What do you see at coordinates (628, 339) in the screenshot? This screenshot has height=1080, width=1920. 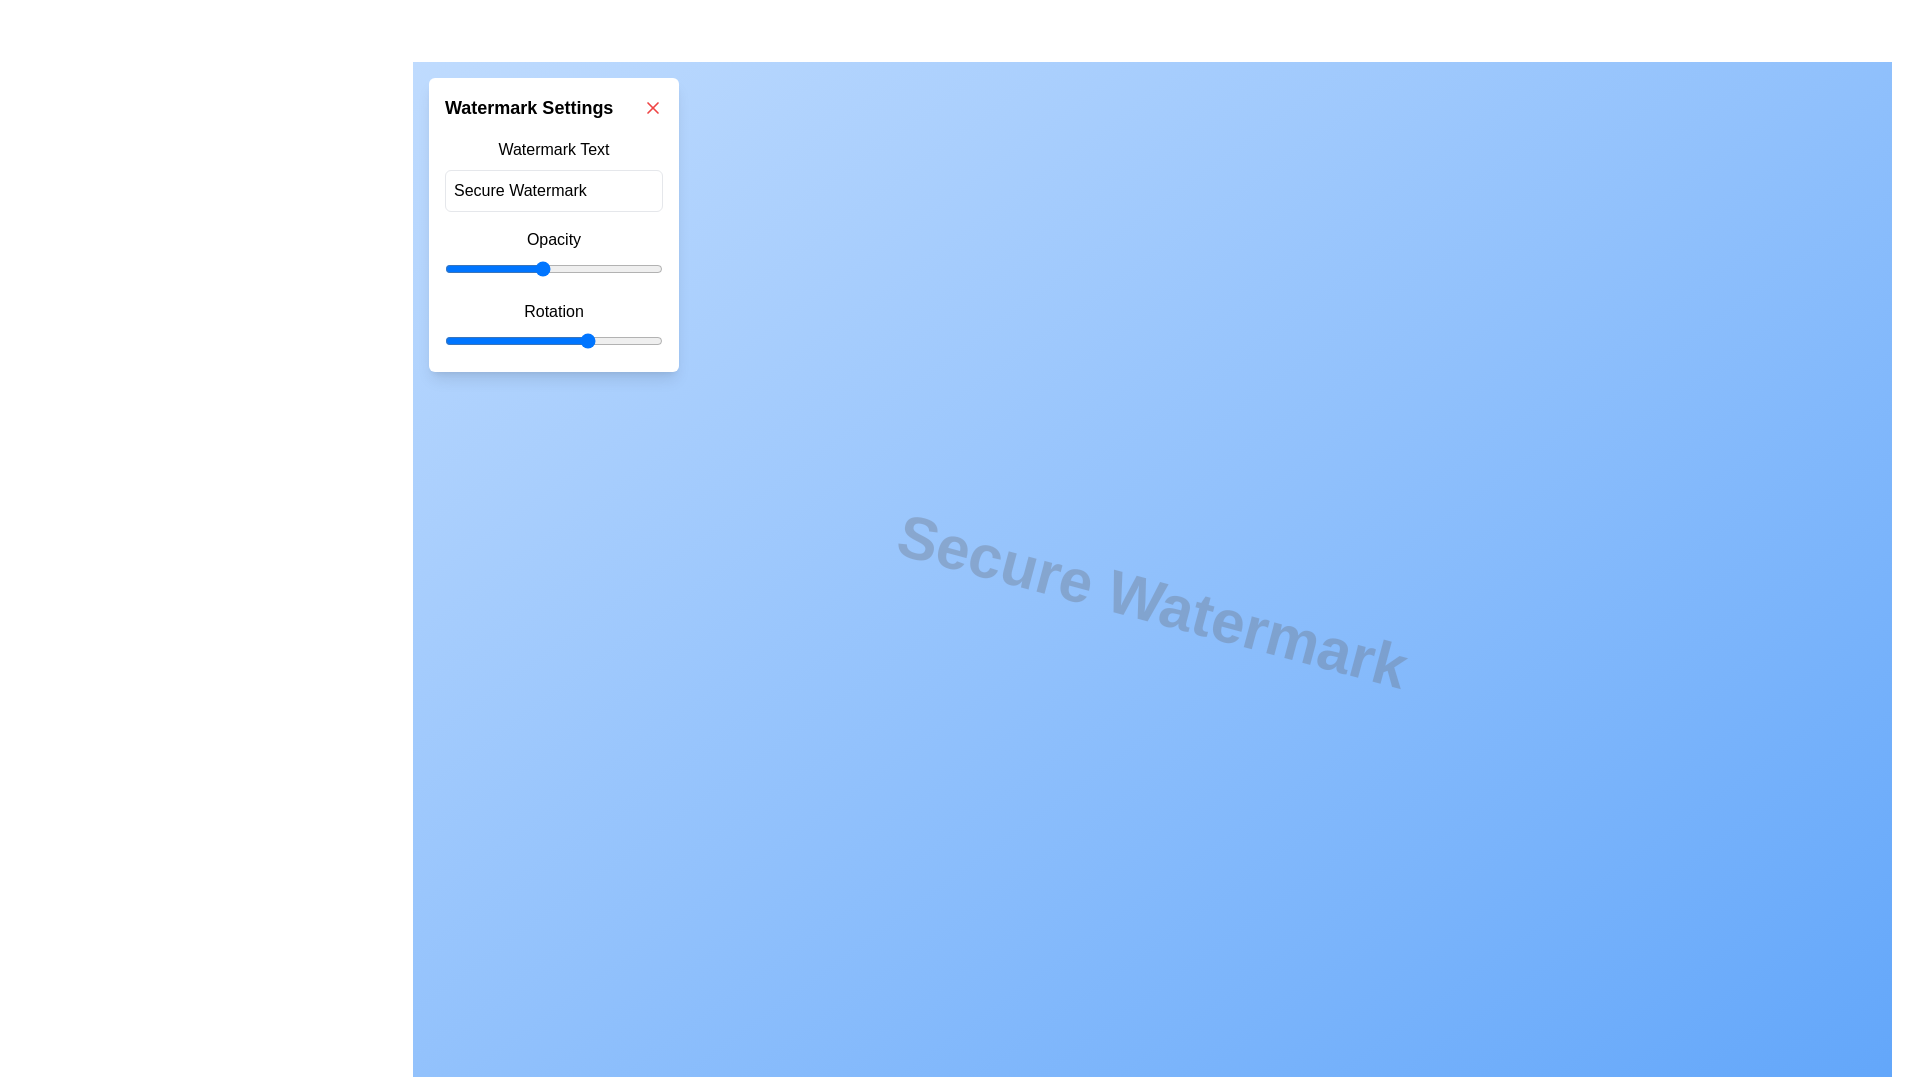 I see `the rotation value` at bounding box center [628, 339].